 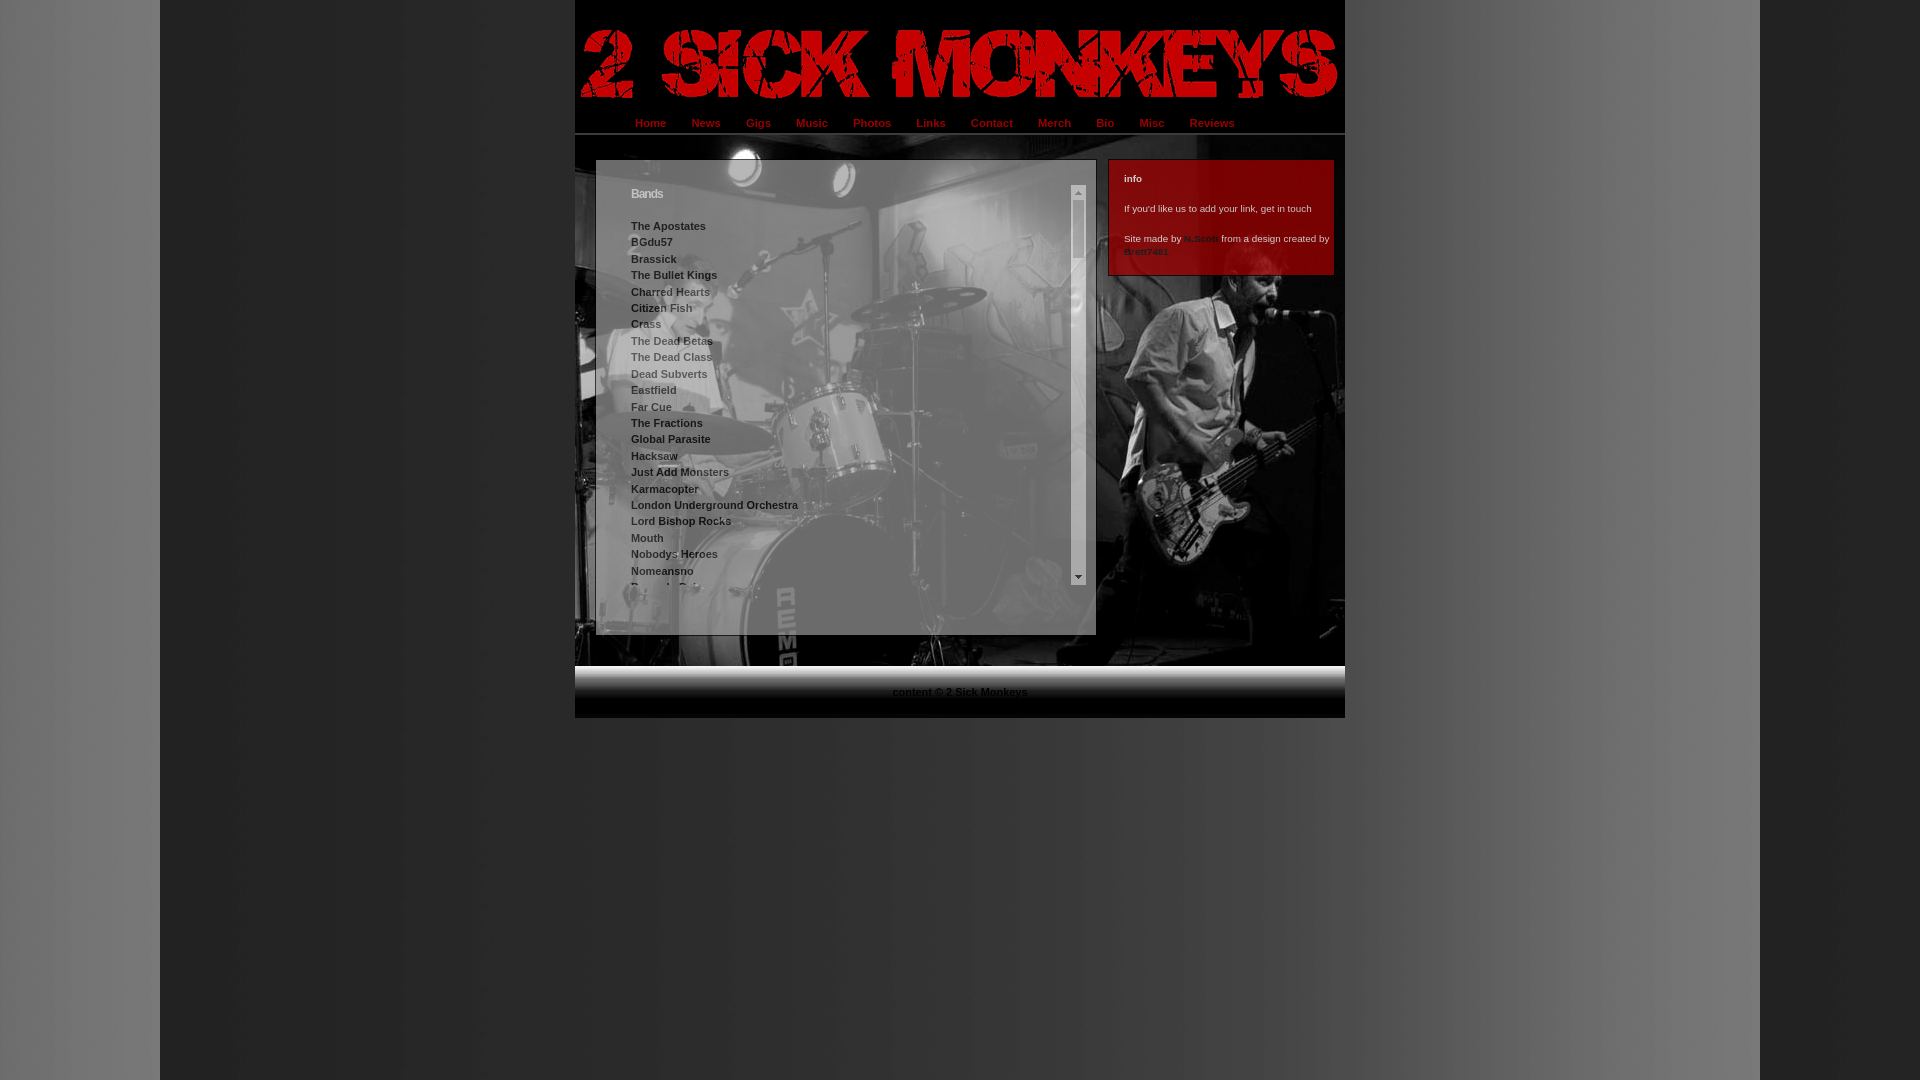 What do you see at coordinates (669, 374) in the screenshot?
I see `'Dead Subverts'` at bounding box center [669, 374].